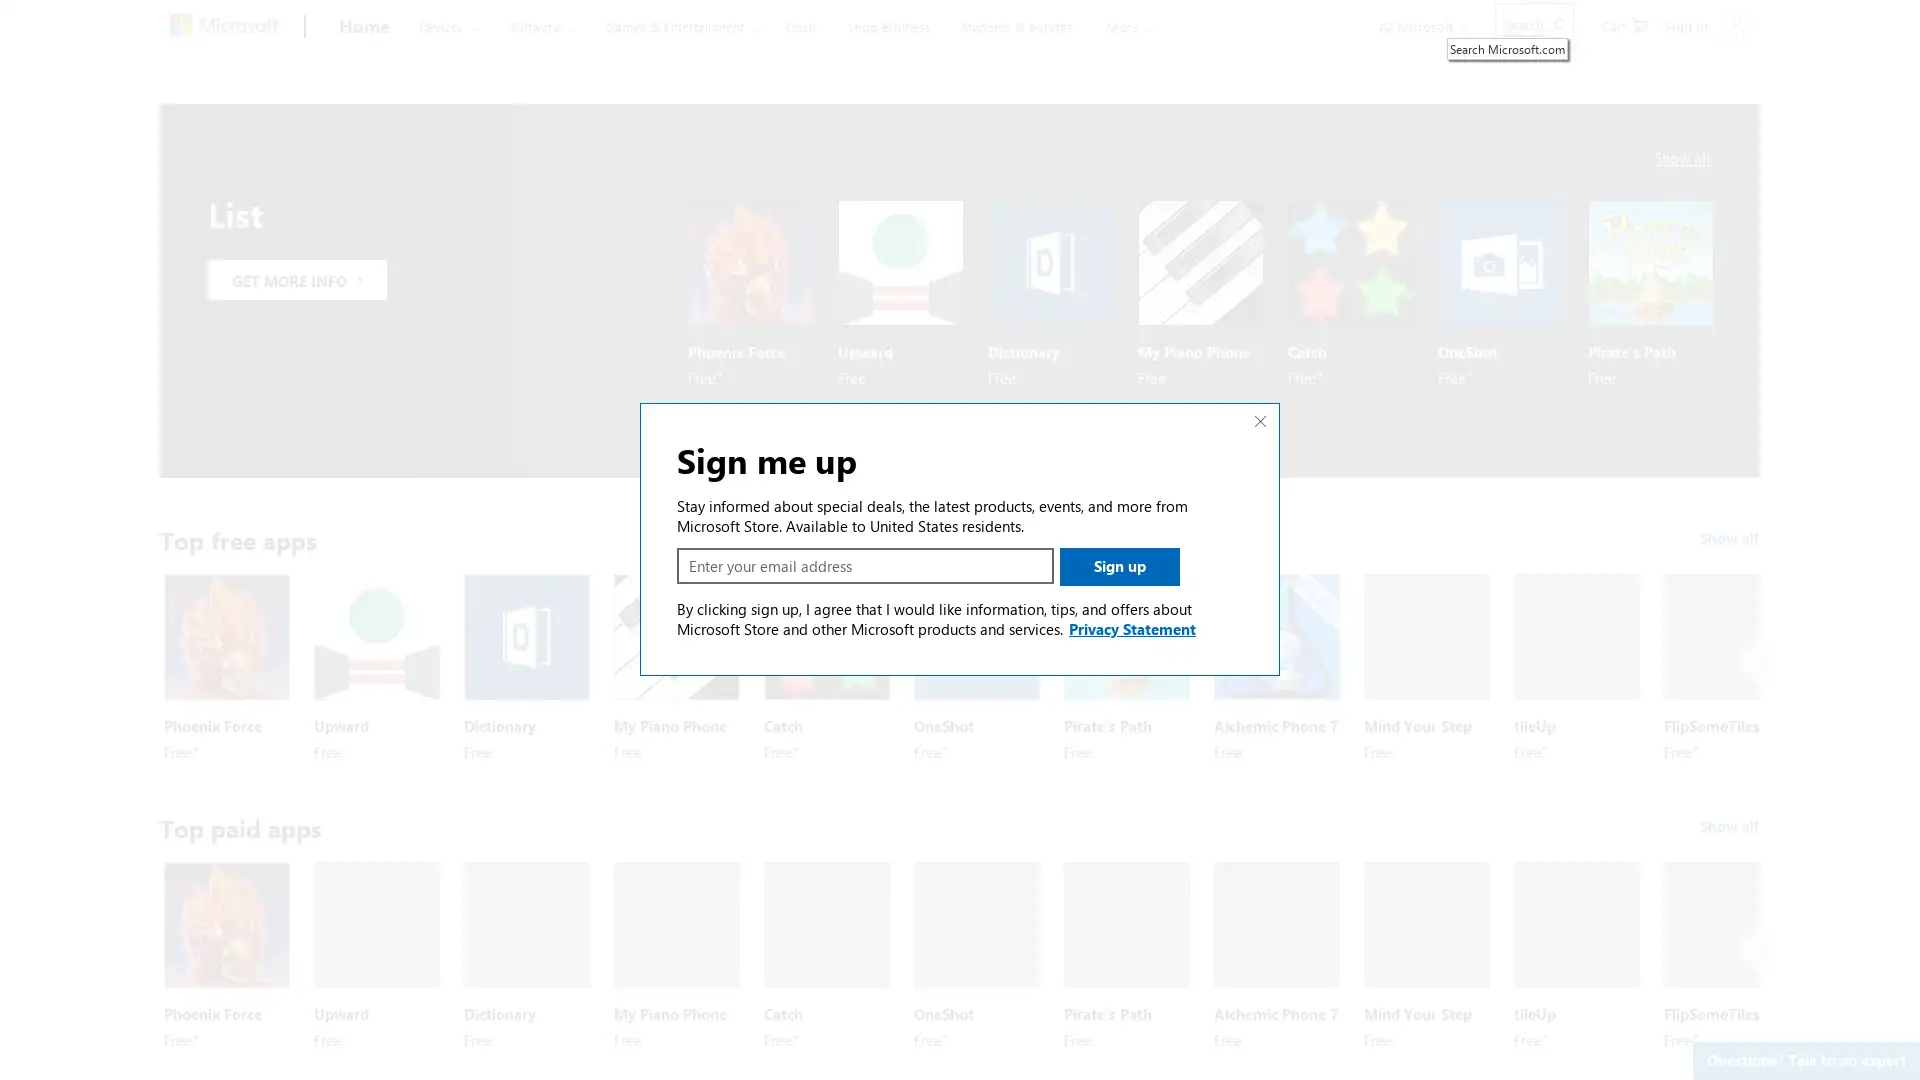 This screenshot has height=1080, width=1920. Describe the element at coordinates (1260, 420) in the screenshot. I see `Close` at that location.